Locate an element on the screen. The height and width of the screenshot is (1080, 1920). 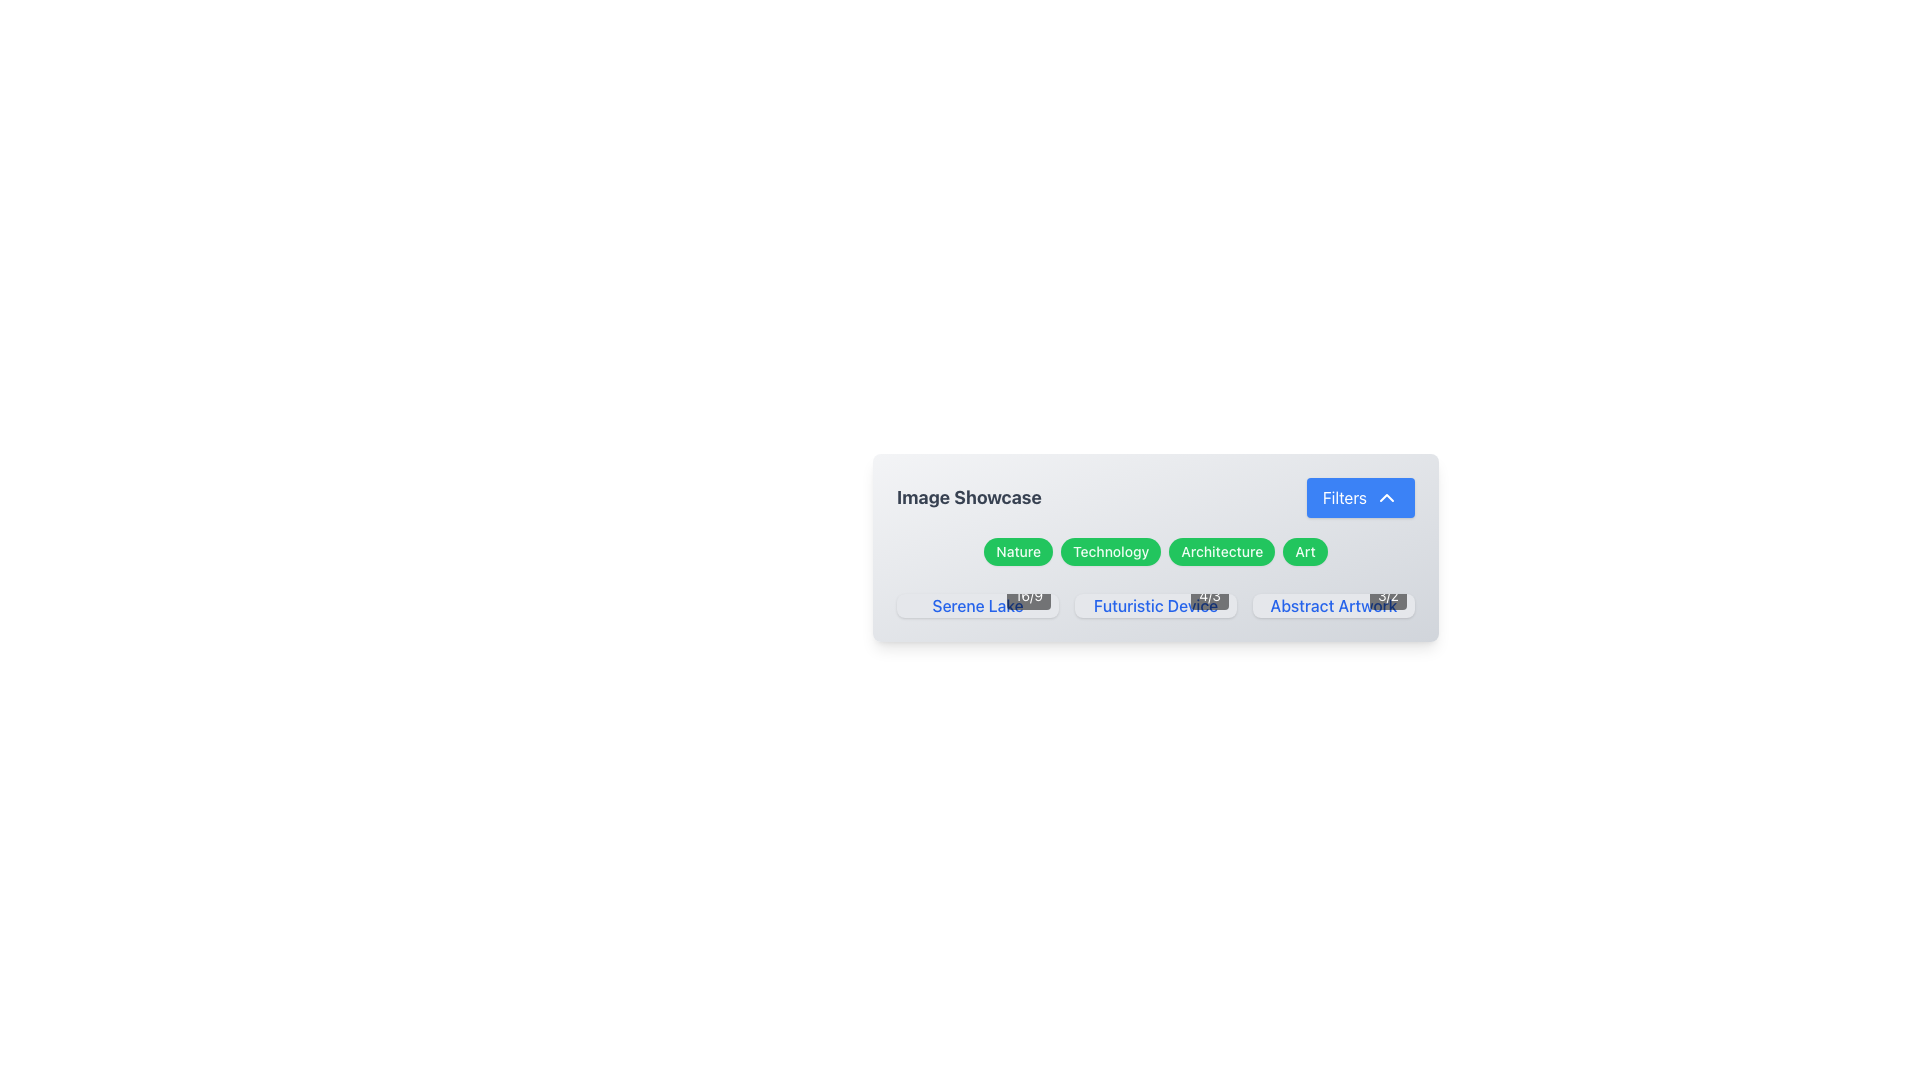
the 'Nature' toggle button located in the center-right of the interface is located at coordinates (1017, 551).